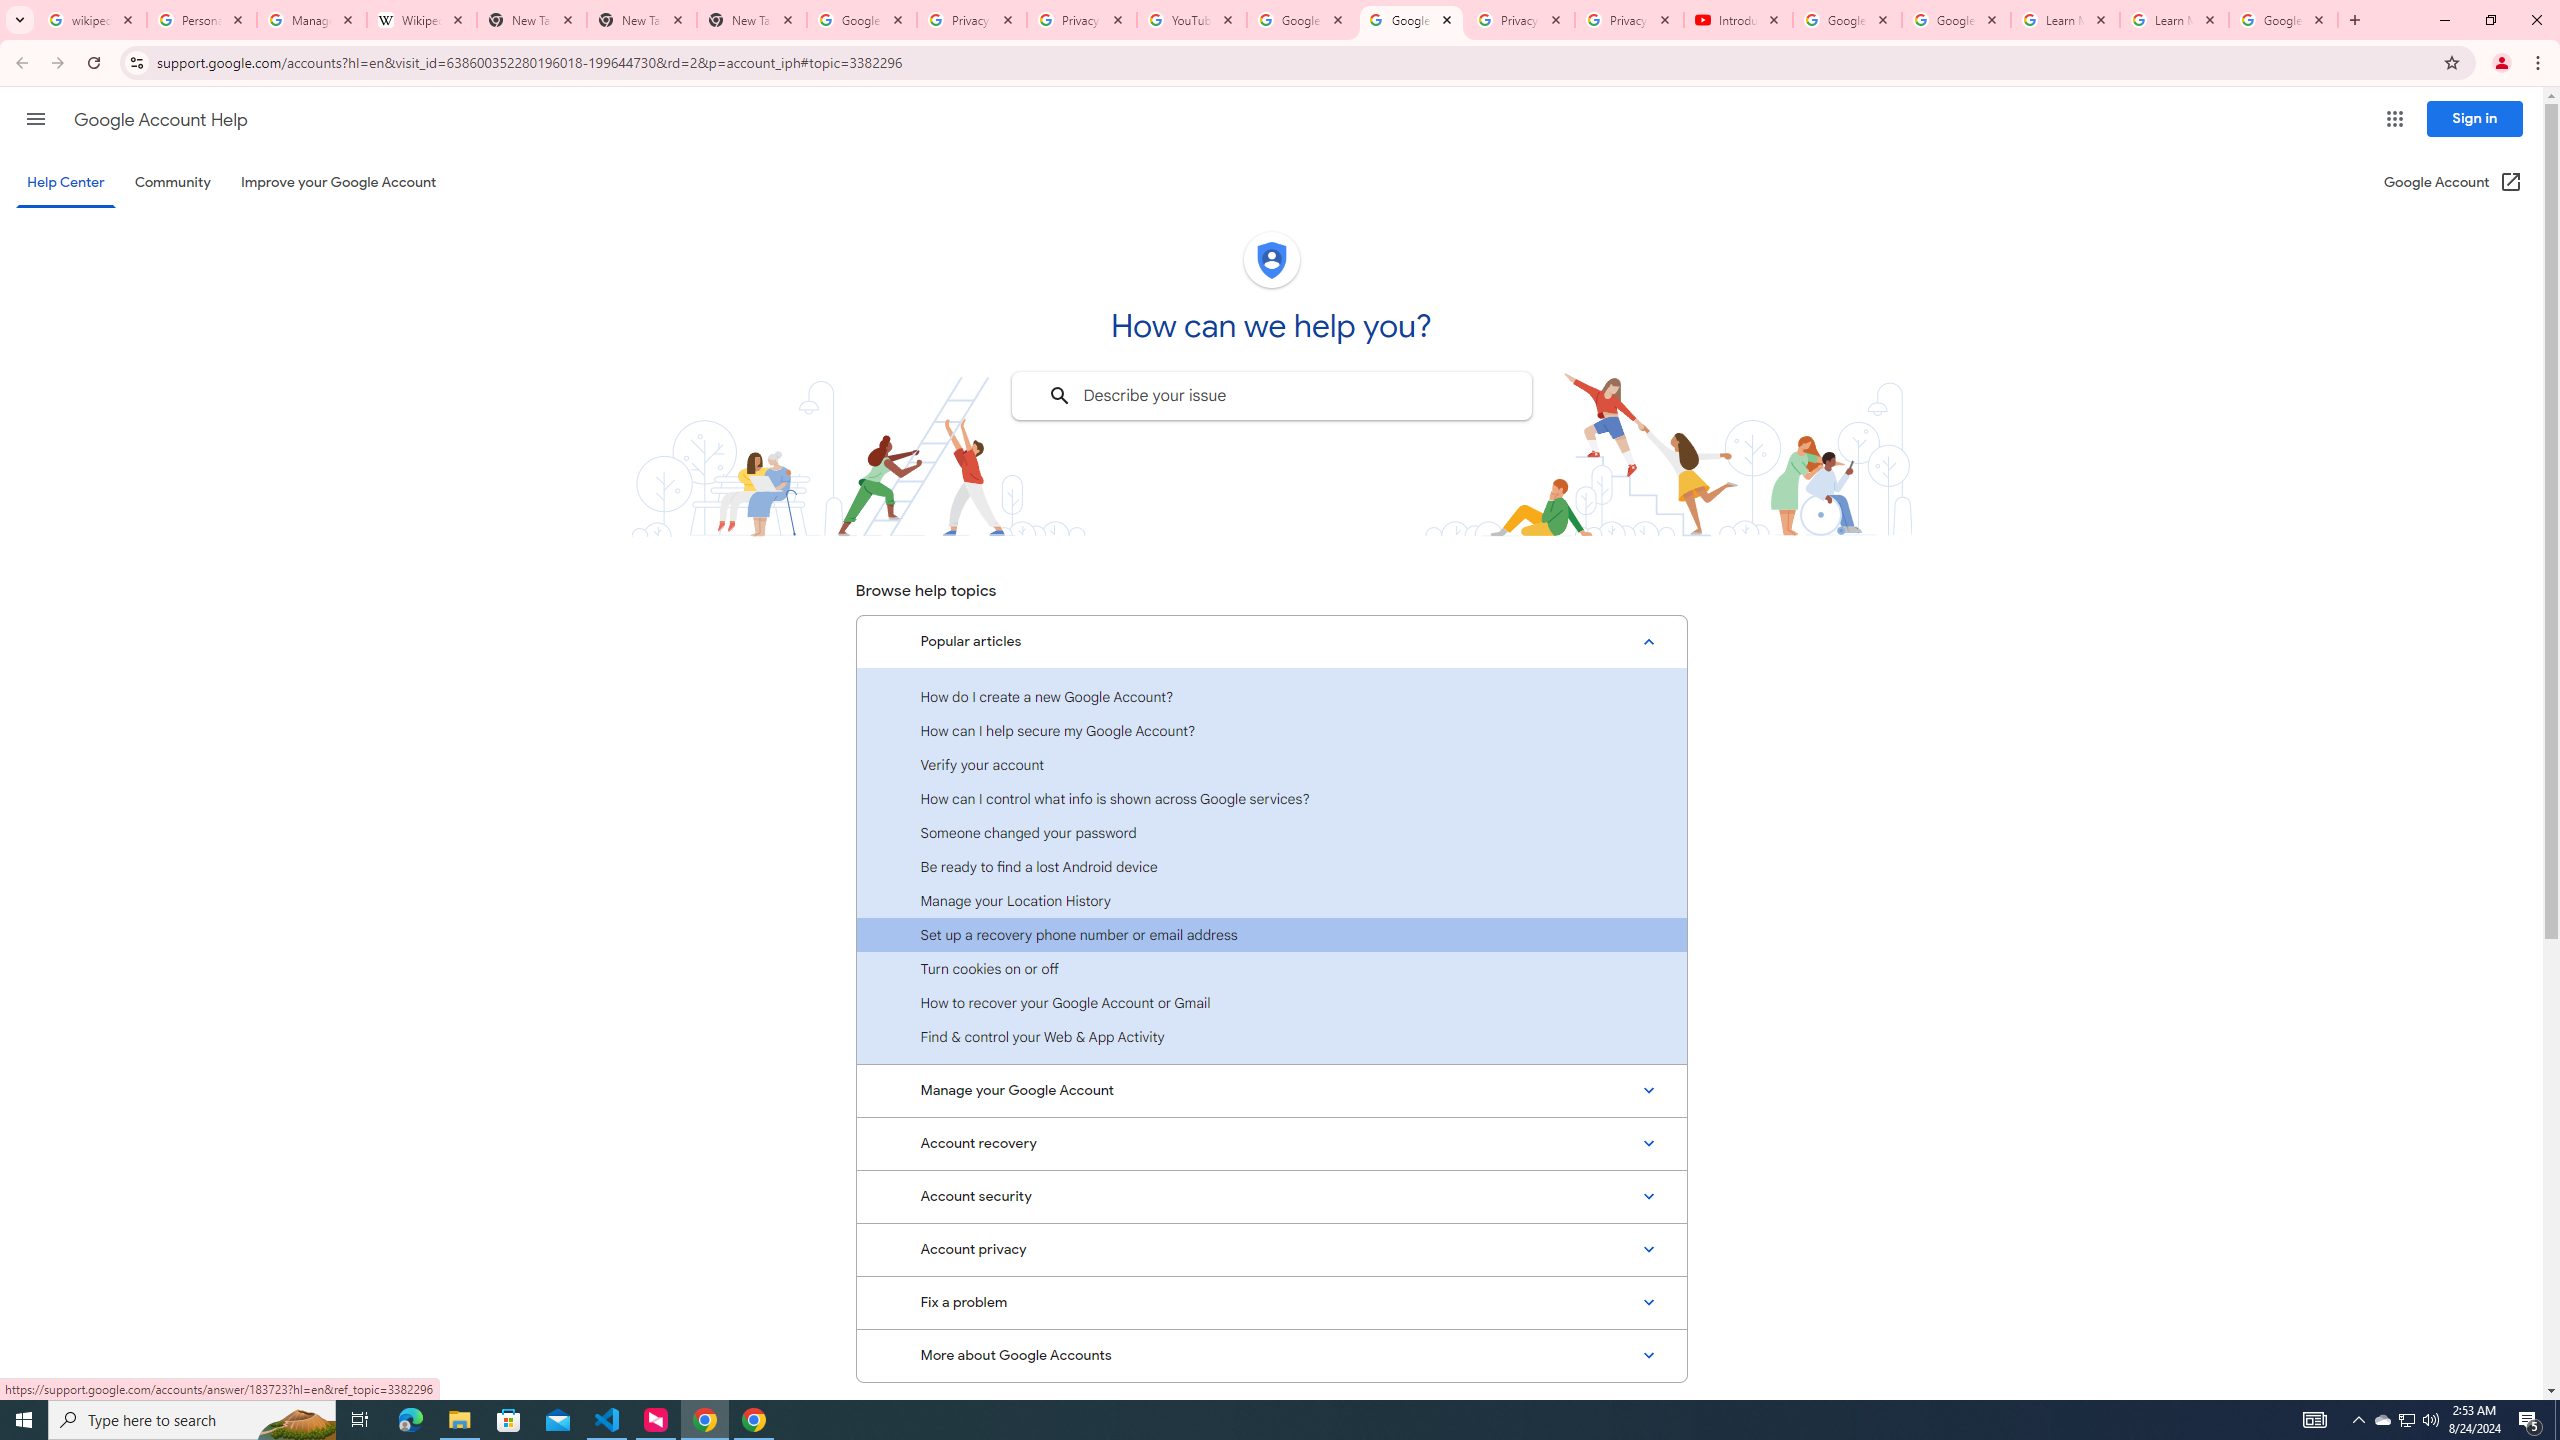 Image resolution: width=2560 pixels, height=1440 pixels. Describe the element at coordinates (421, 19) in the screenshot. I see `'Wikipedia:Edit requests - Wikipedia'` at that location.